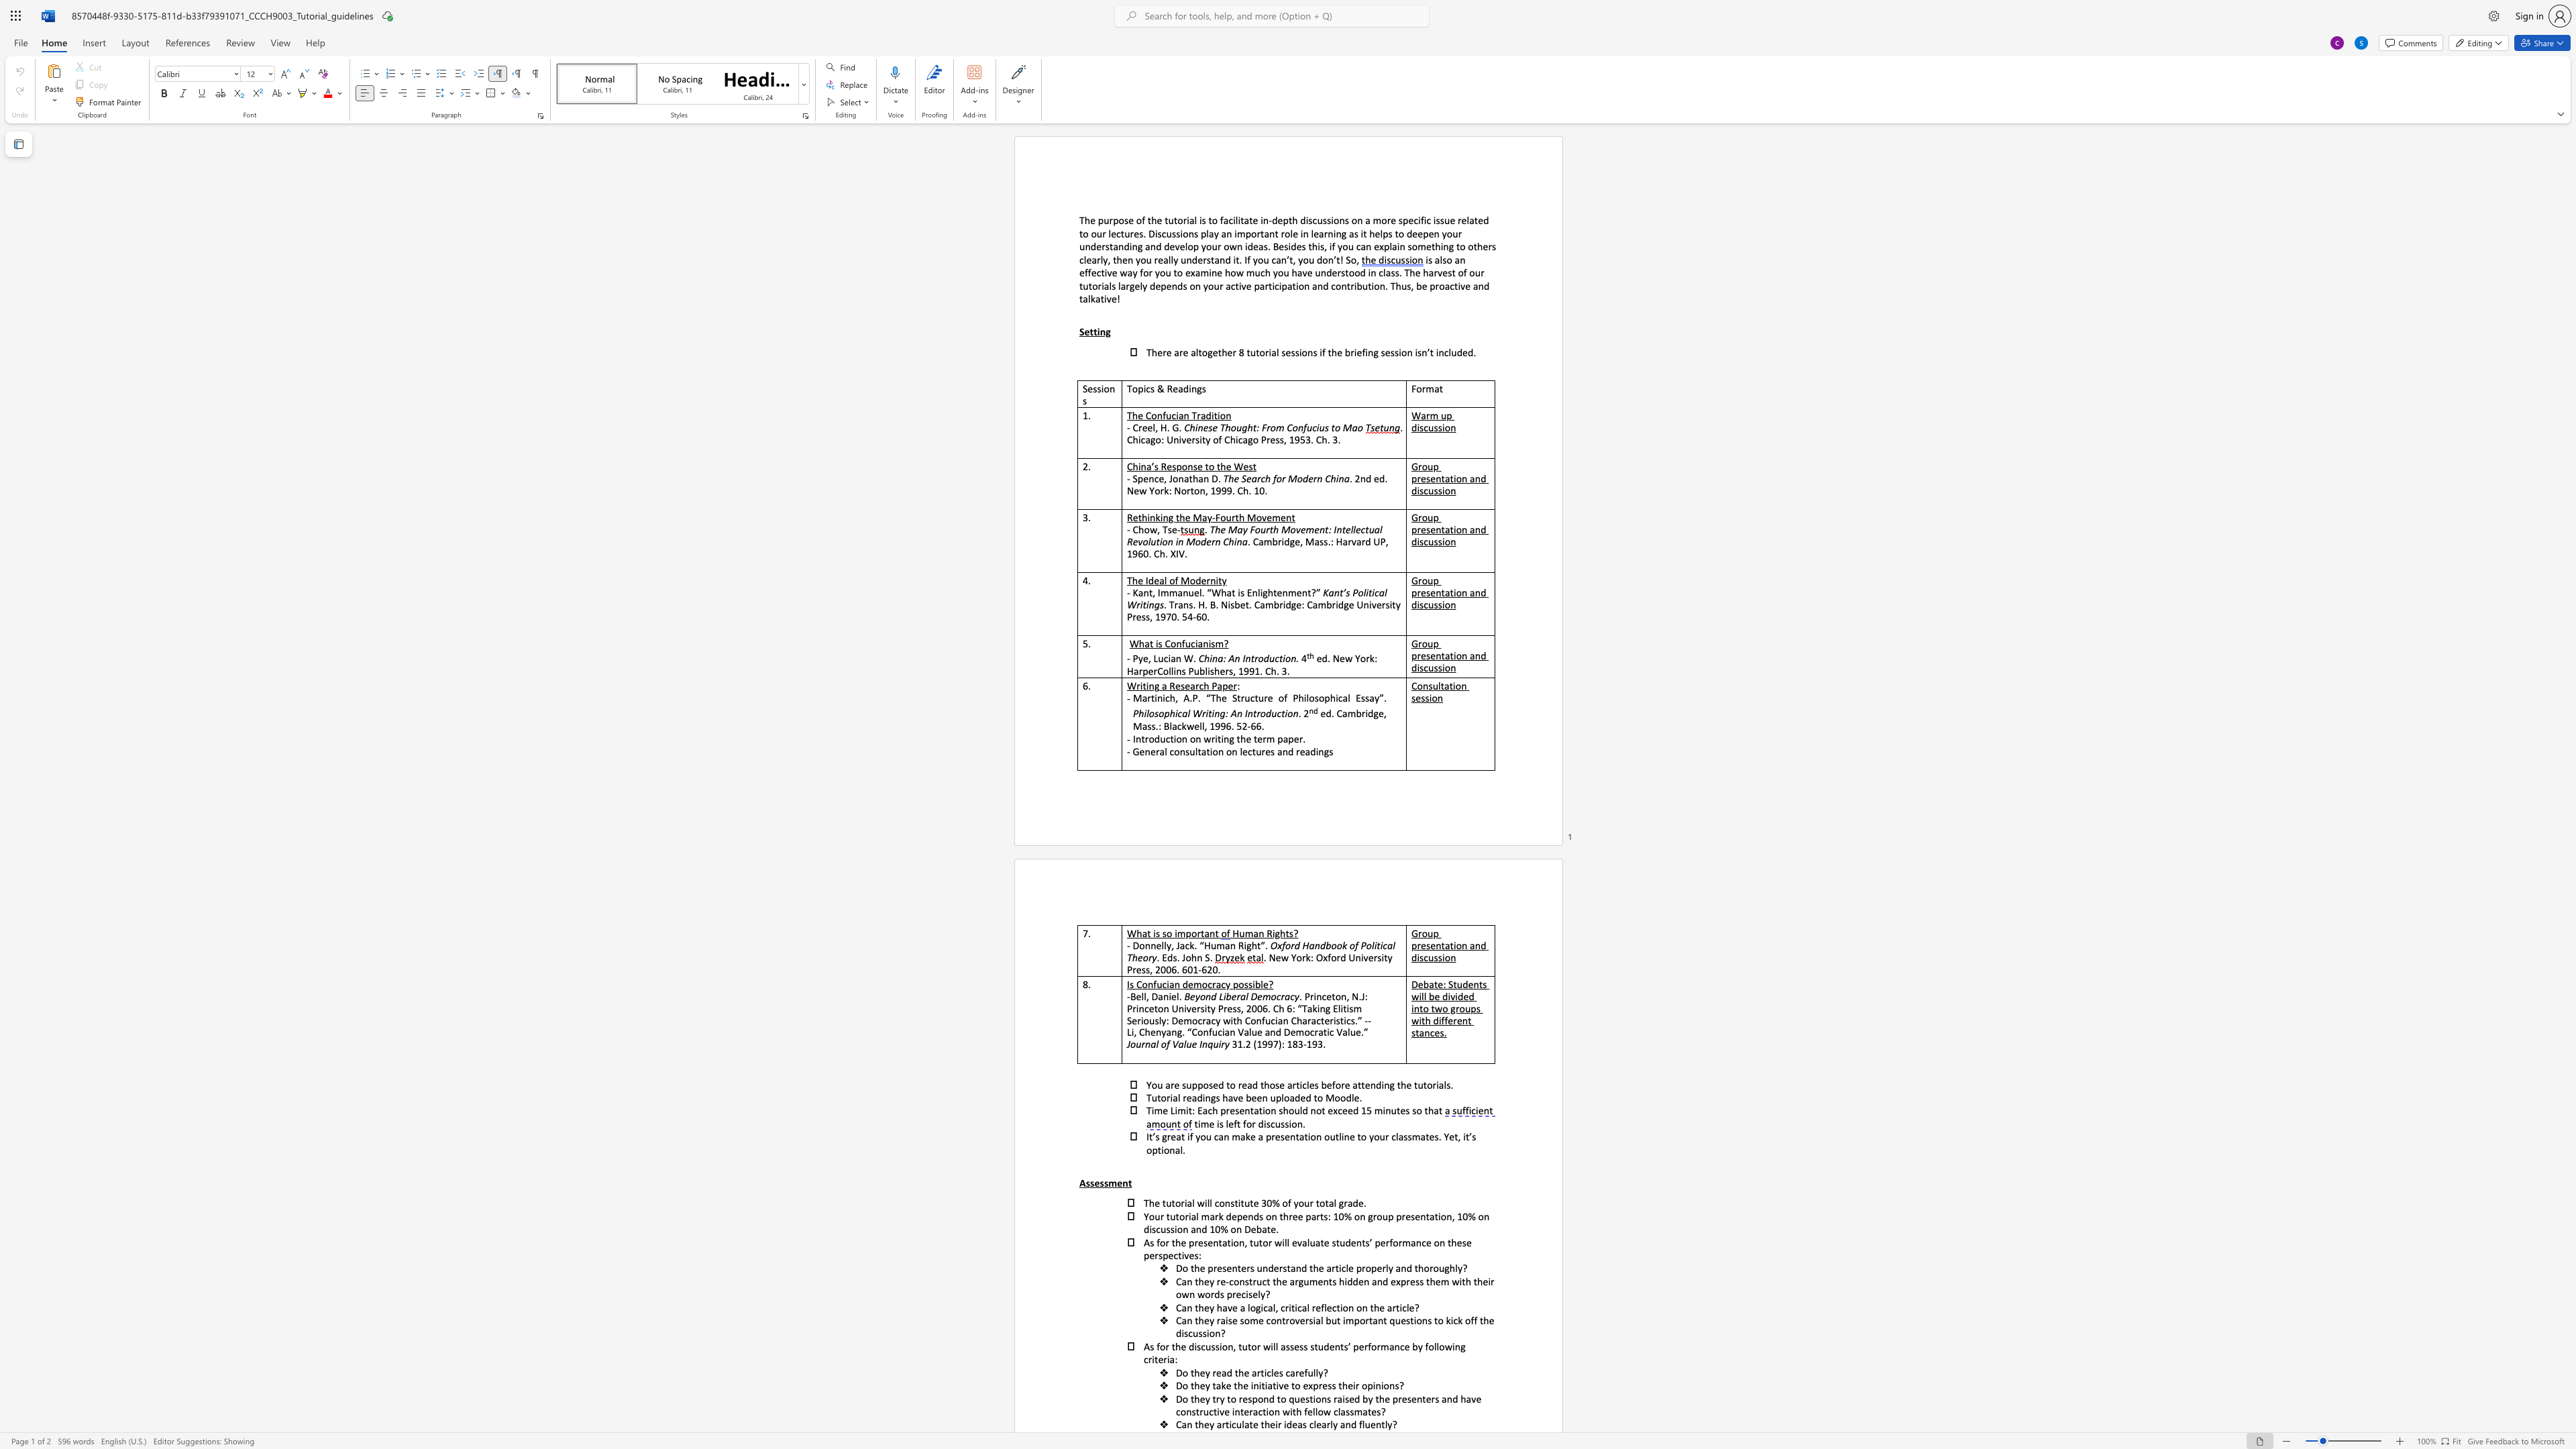 Image resolution: width=2576 pixels, height=1449 pixels. What do you see at coordinates (1099, 1182) in the screenshot?
I see `the subset text "ssment" within the text "Assessment"` at bounding box center [1099, 1182].